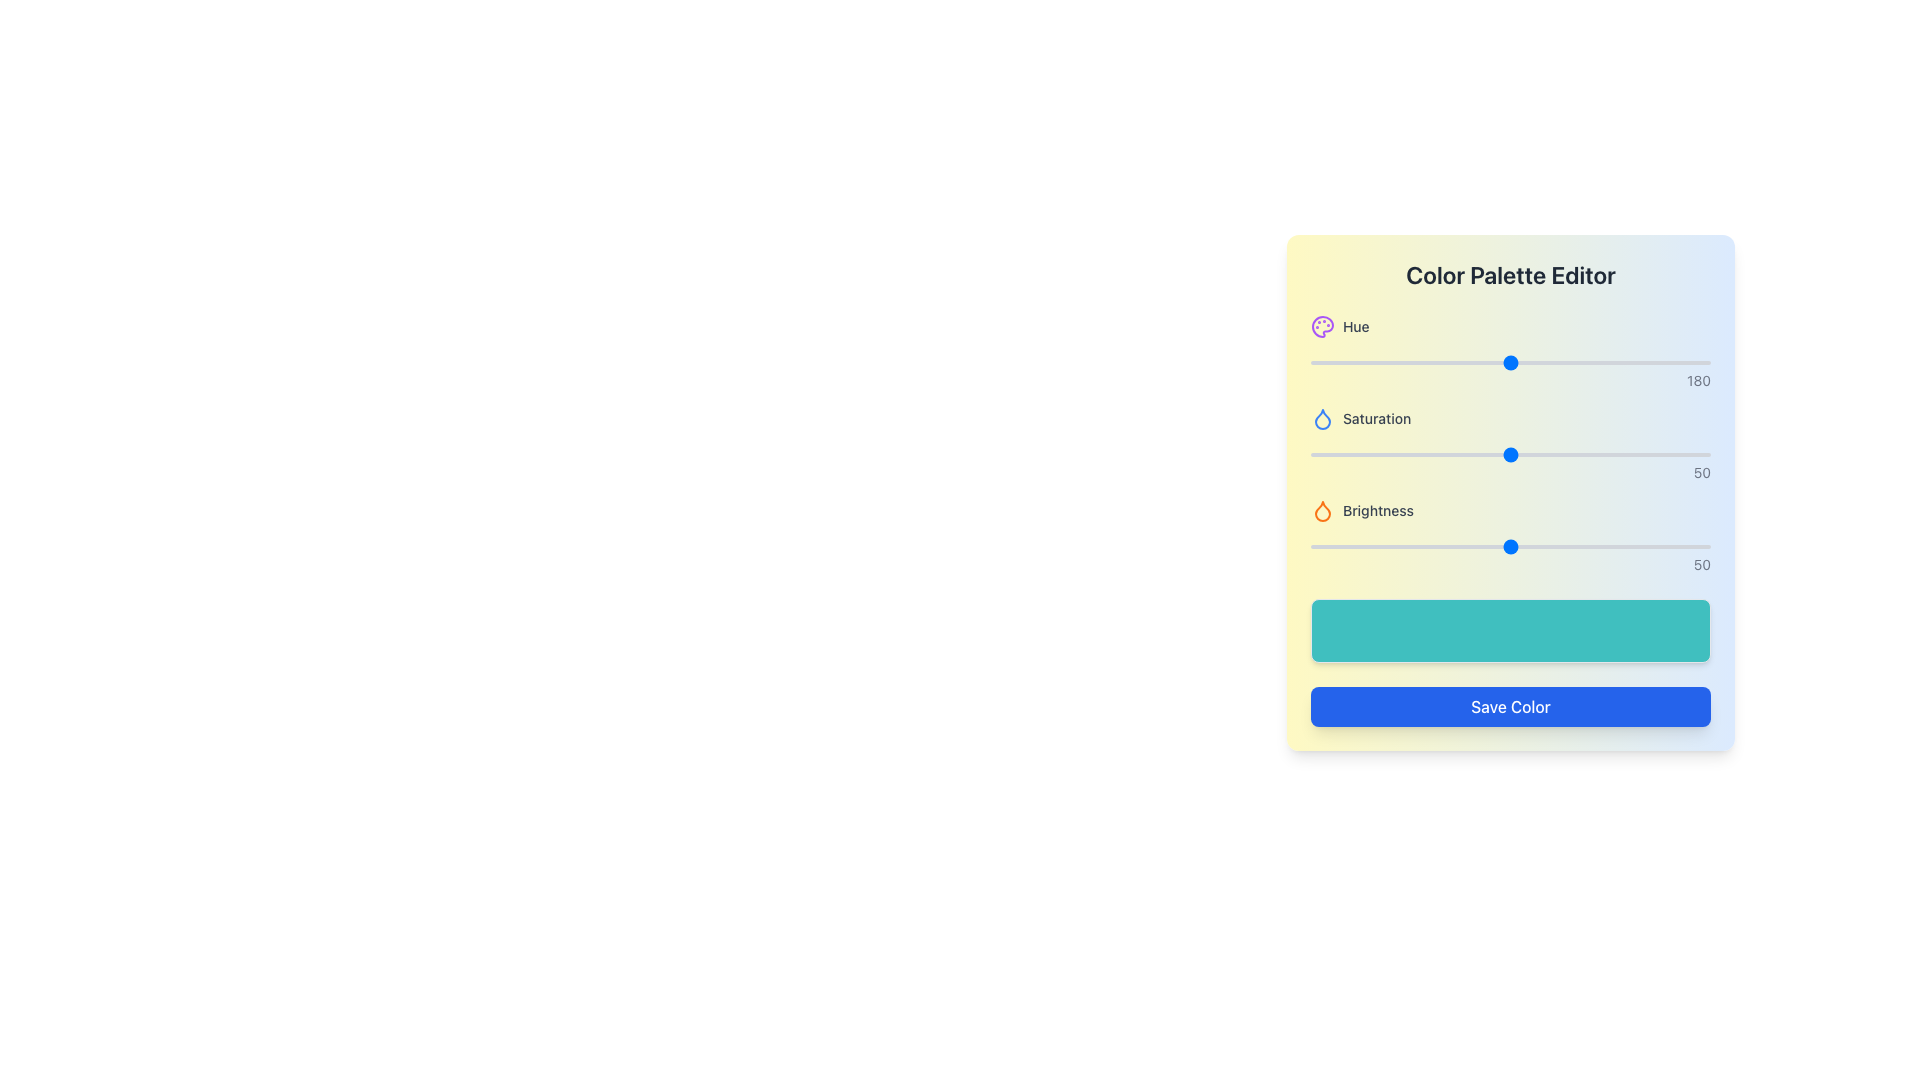 The width and height of the screenshot is (1920, 1080). I want to click on the saturation level, so click(1534, 455).